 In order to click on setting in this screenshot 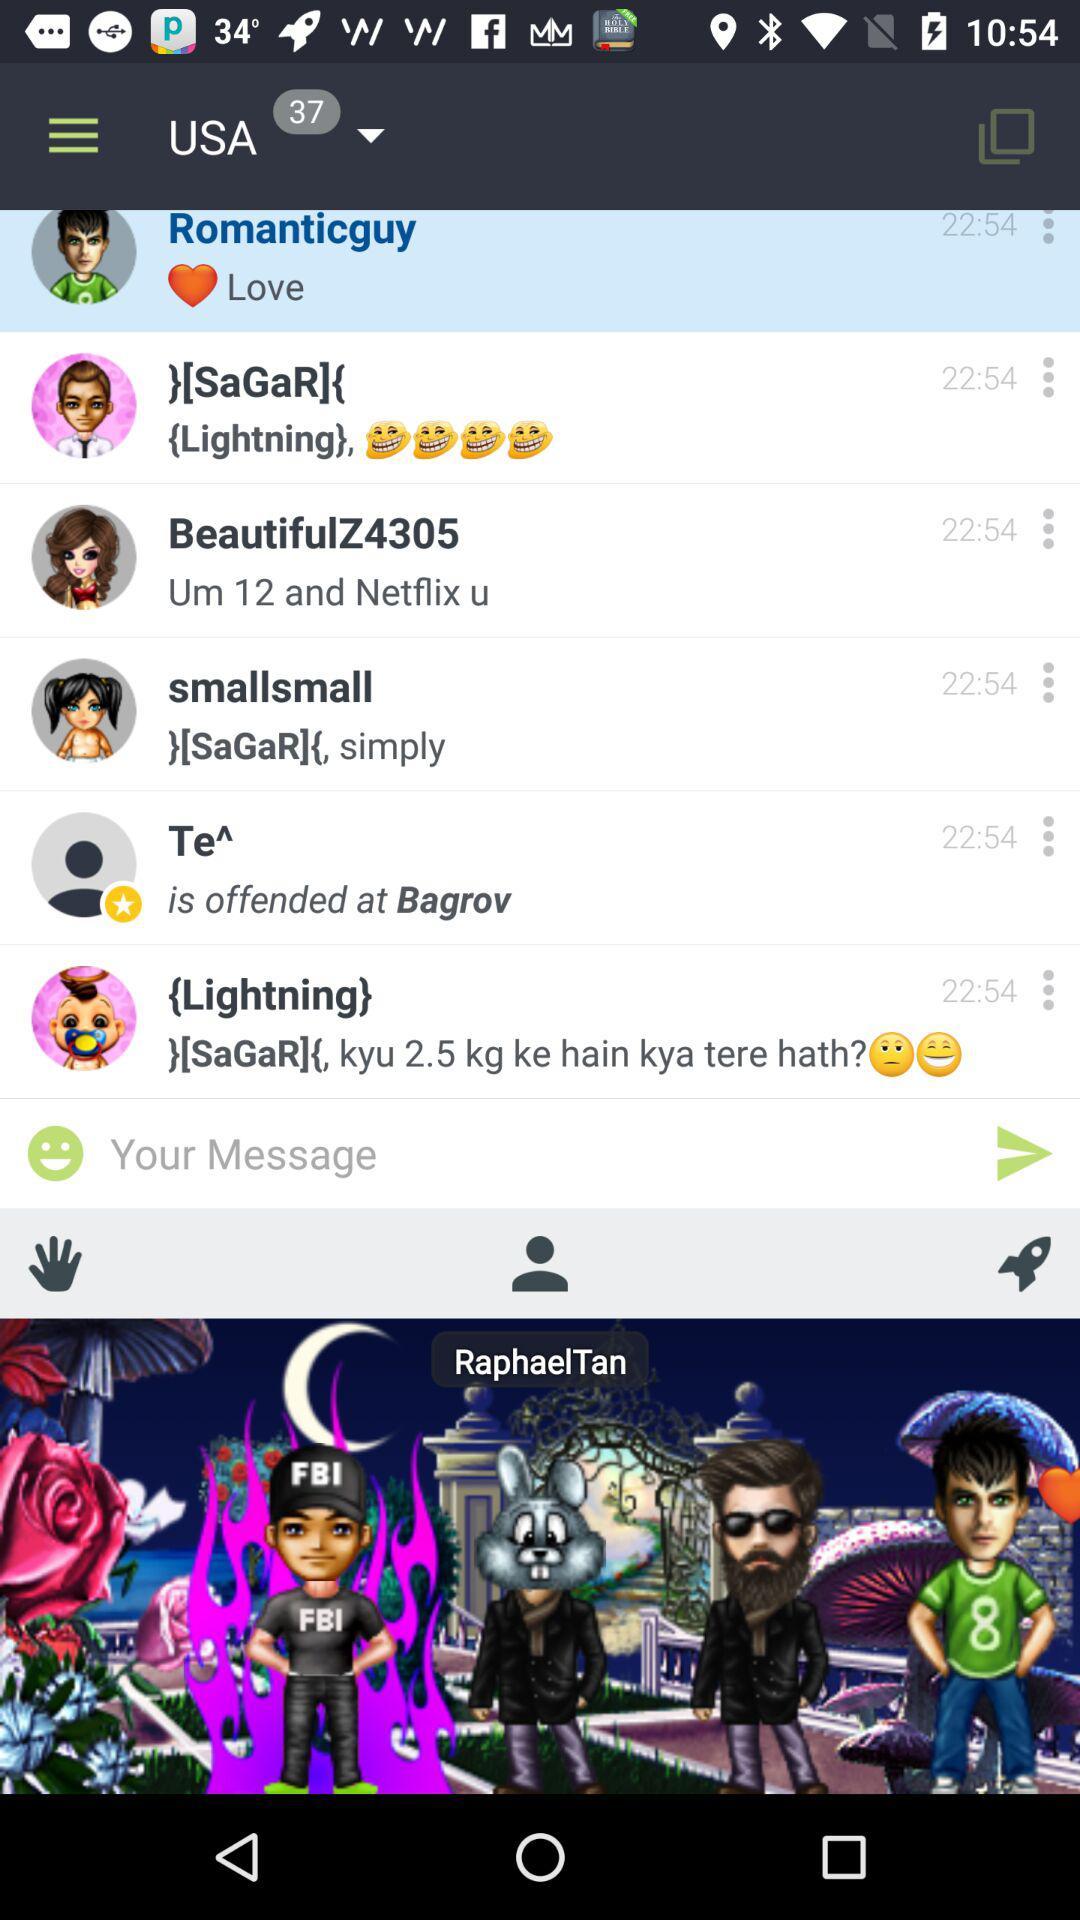, I will do `click(1047, 836)`.